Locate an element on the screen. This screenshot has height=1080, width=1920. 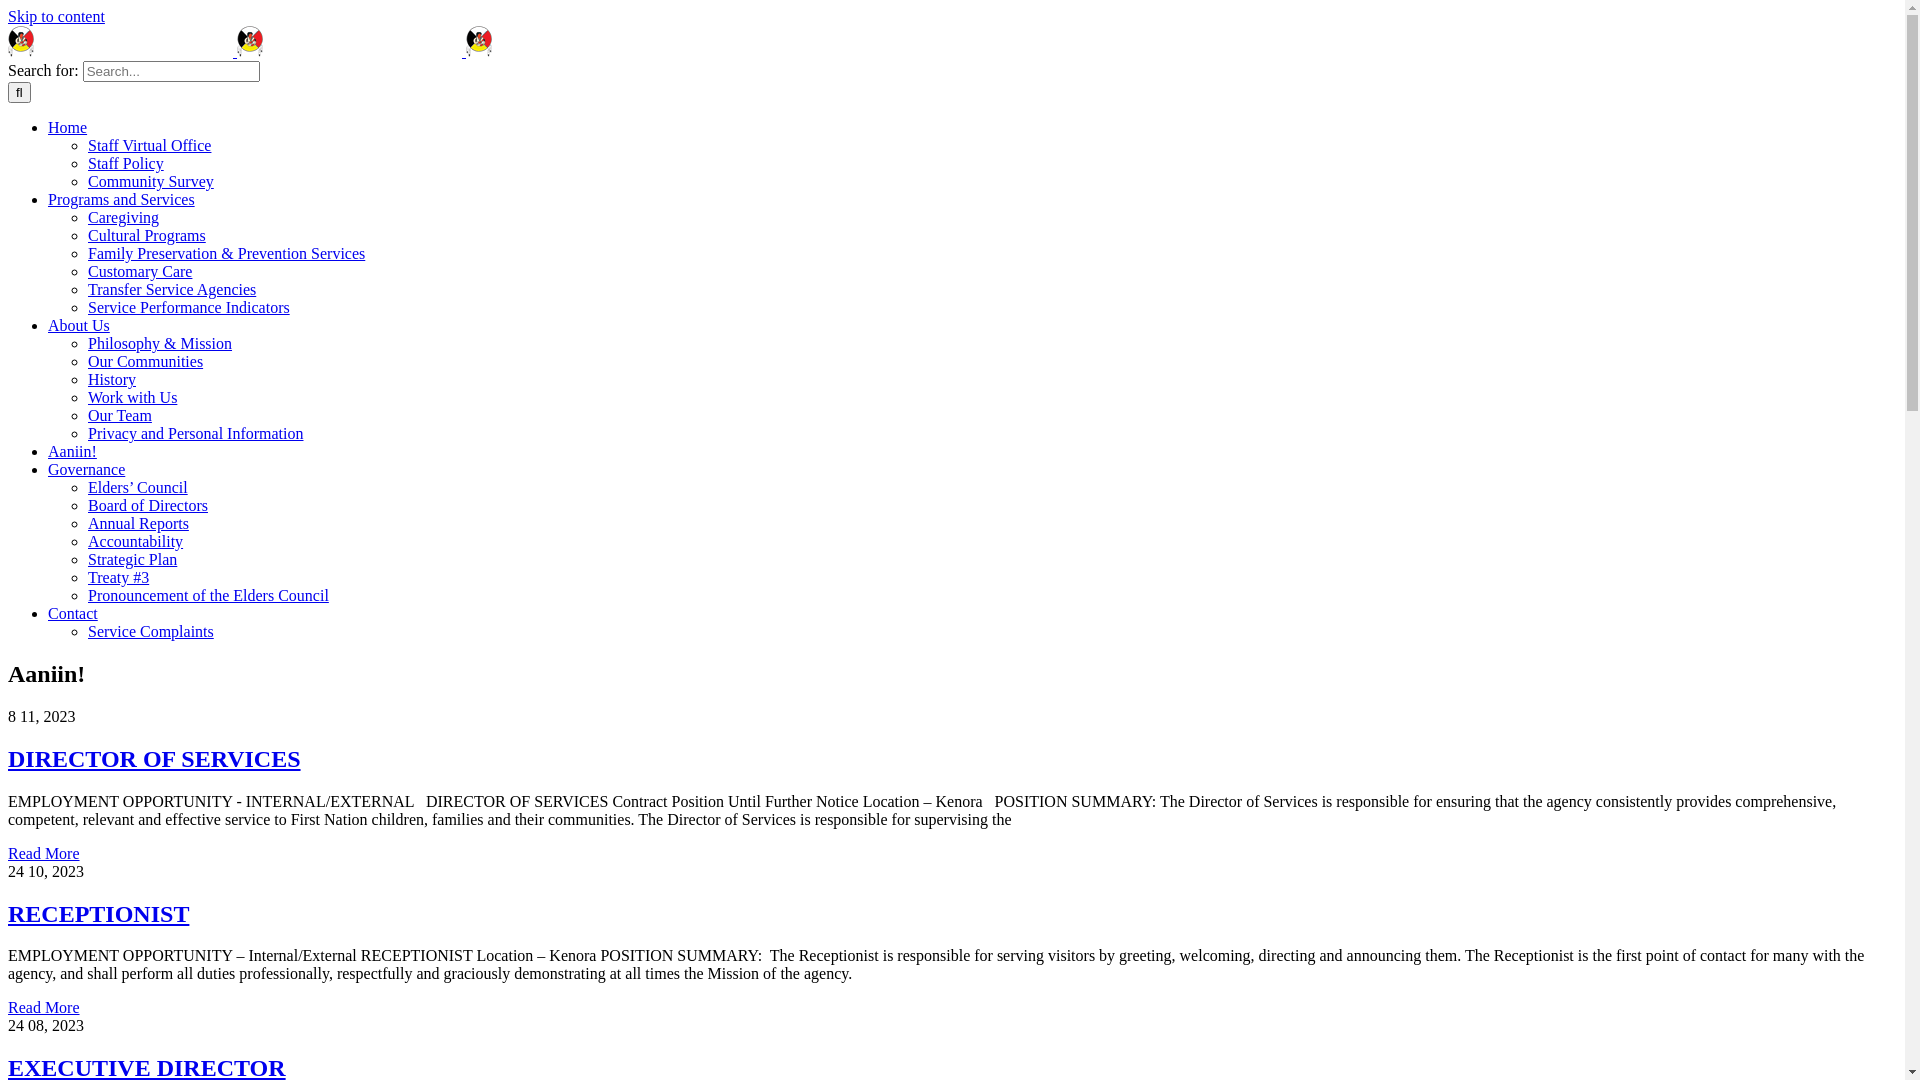
'Community Survey' is located at coordinates (149, 181).